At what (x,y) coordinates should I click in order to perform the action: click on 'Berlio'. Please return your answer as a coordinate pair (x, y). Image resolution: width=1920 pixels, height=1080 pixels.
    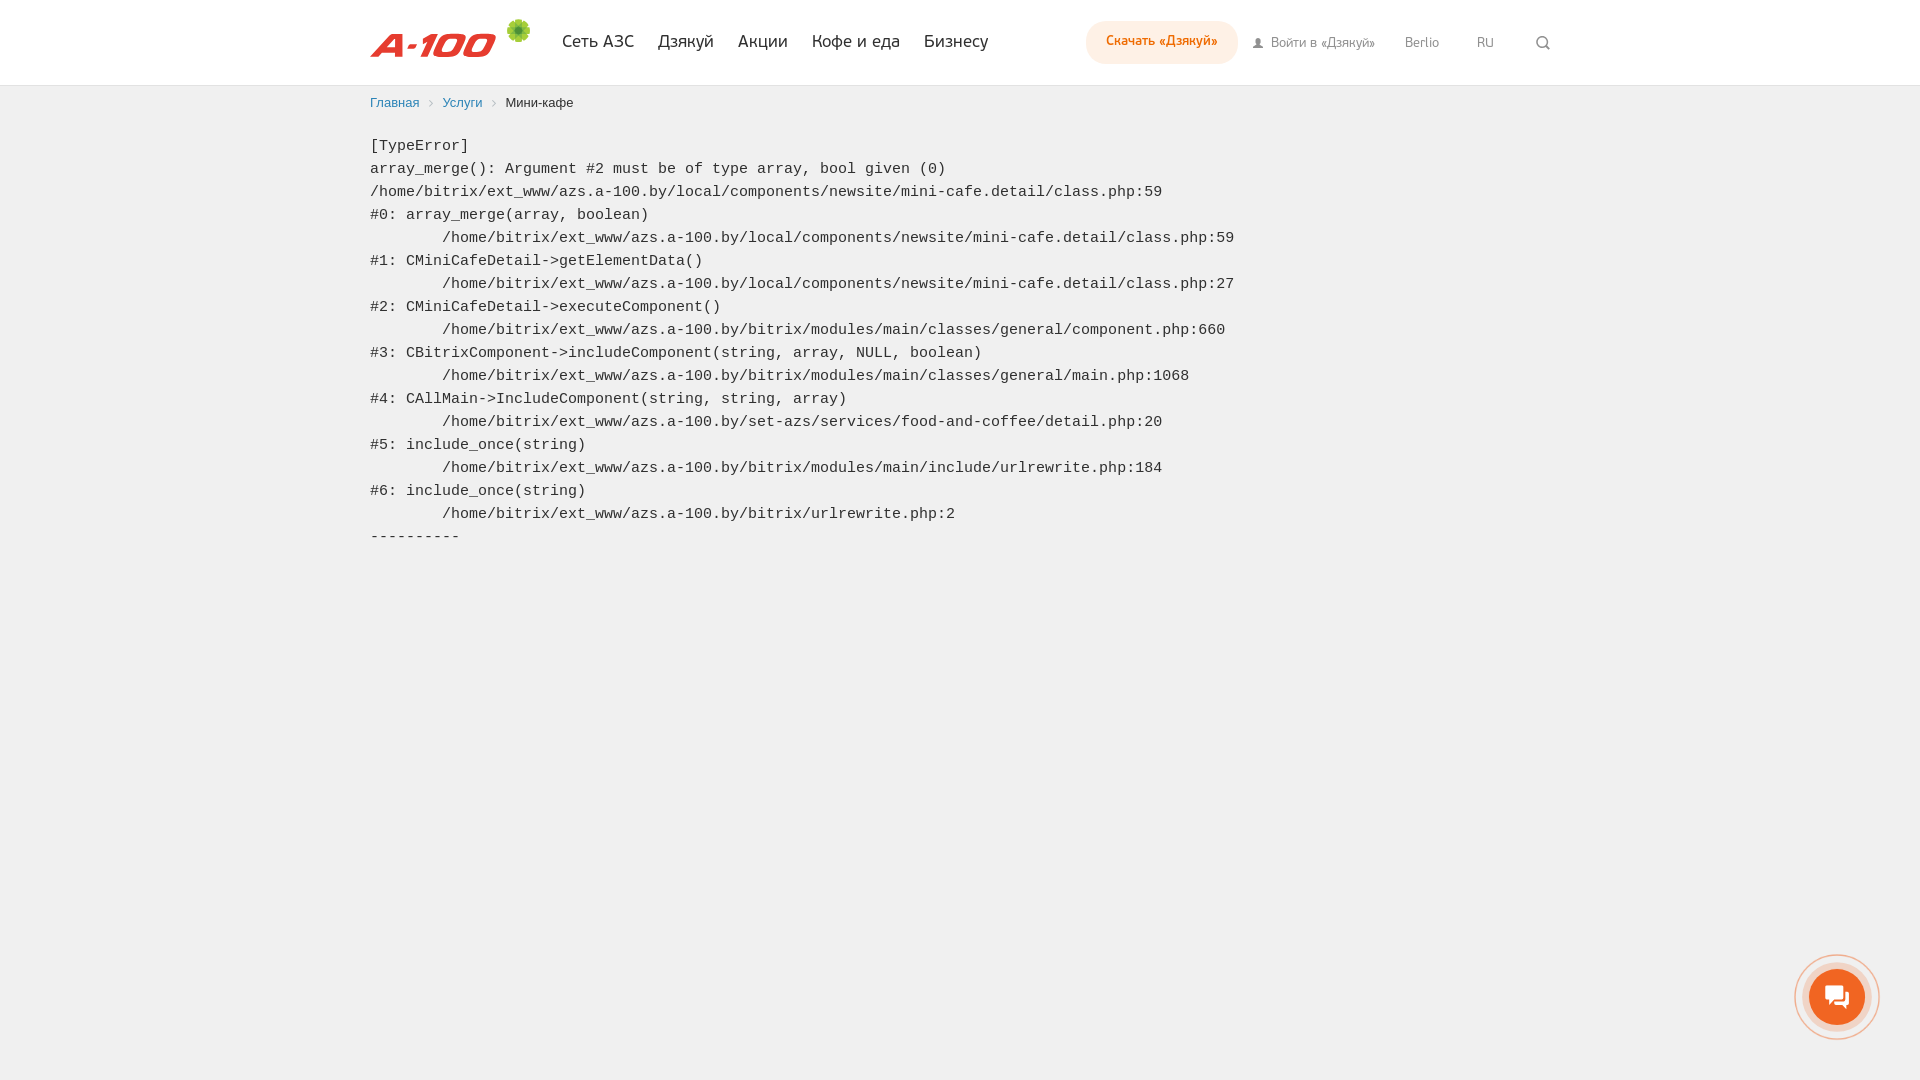
    Looking at the image, I should click on (1420, 42).